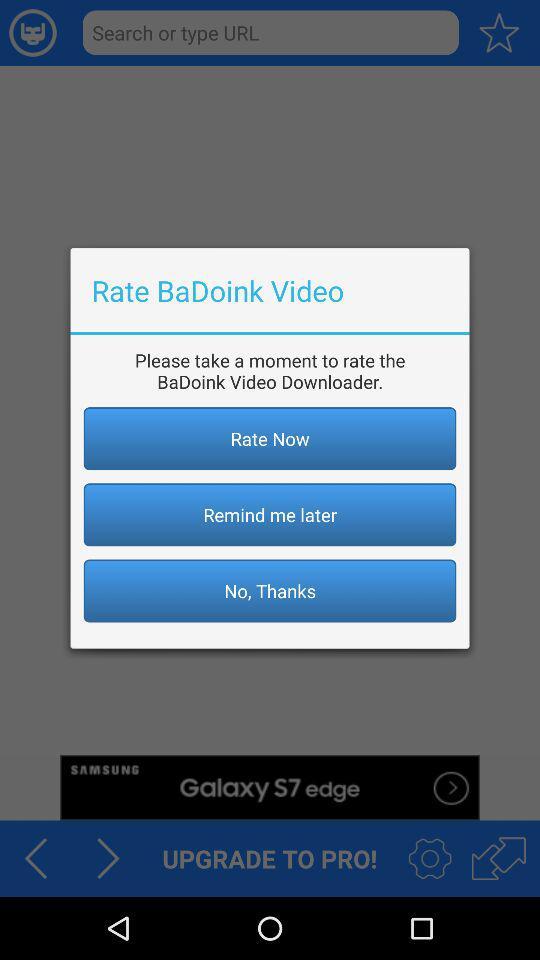 The height and width of the screenshot is (960, 540). Describe the element at coordinates (270, 438) in the screenshot. I see `rate now icon` at that location.